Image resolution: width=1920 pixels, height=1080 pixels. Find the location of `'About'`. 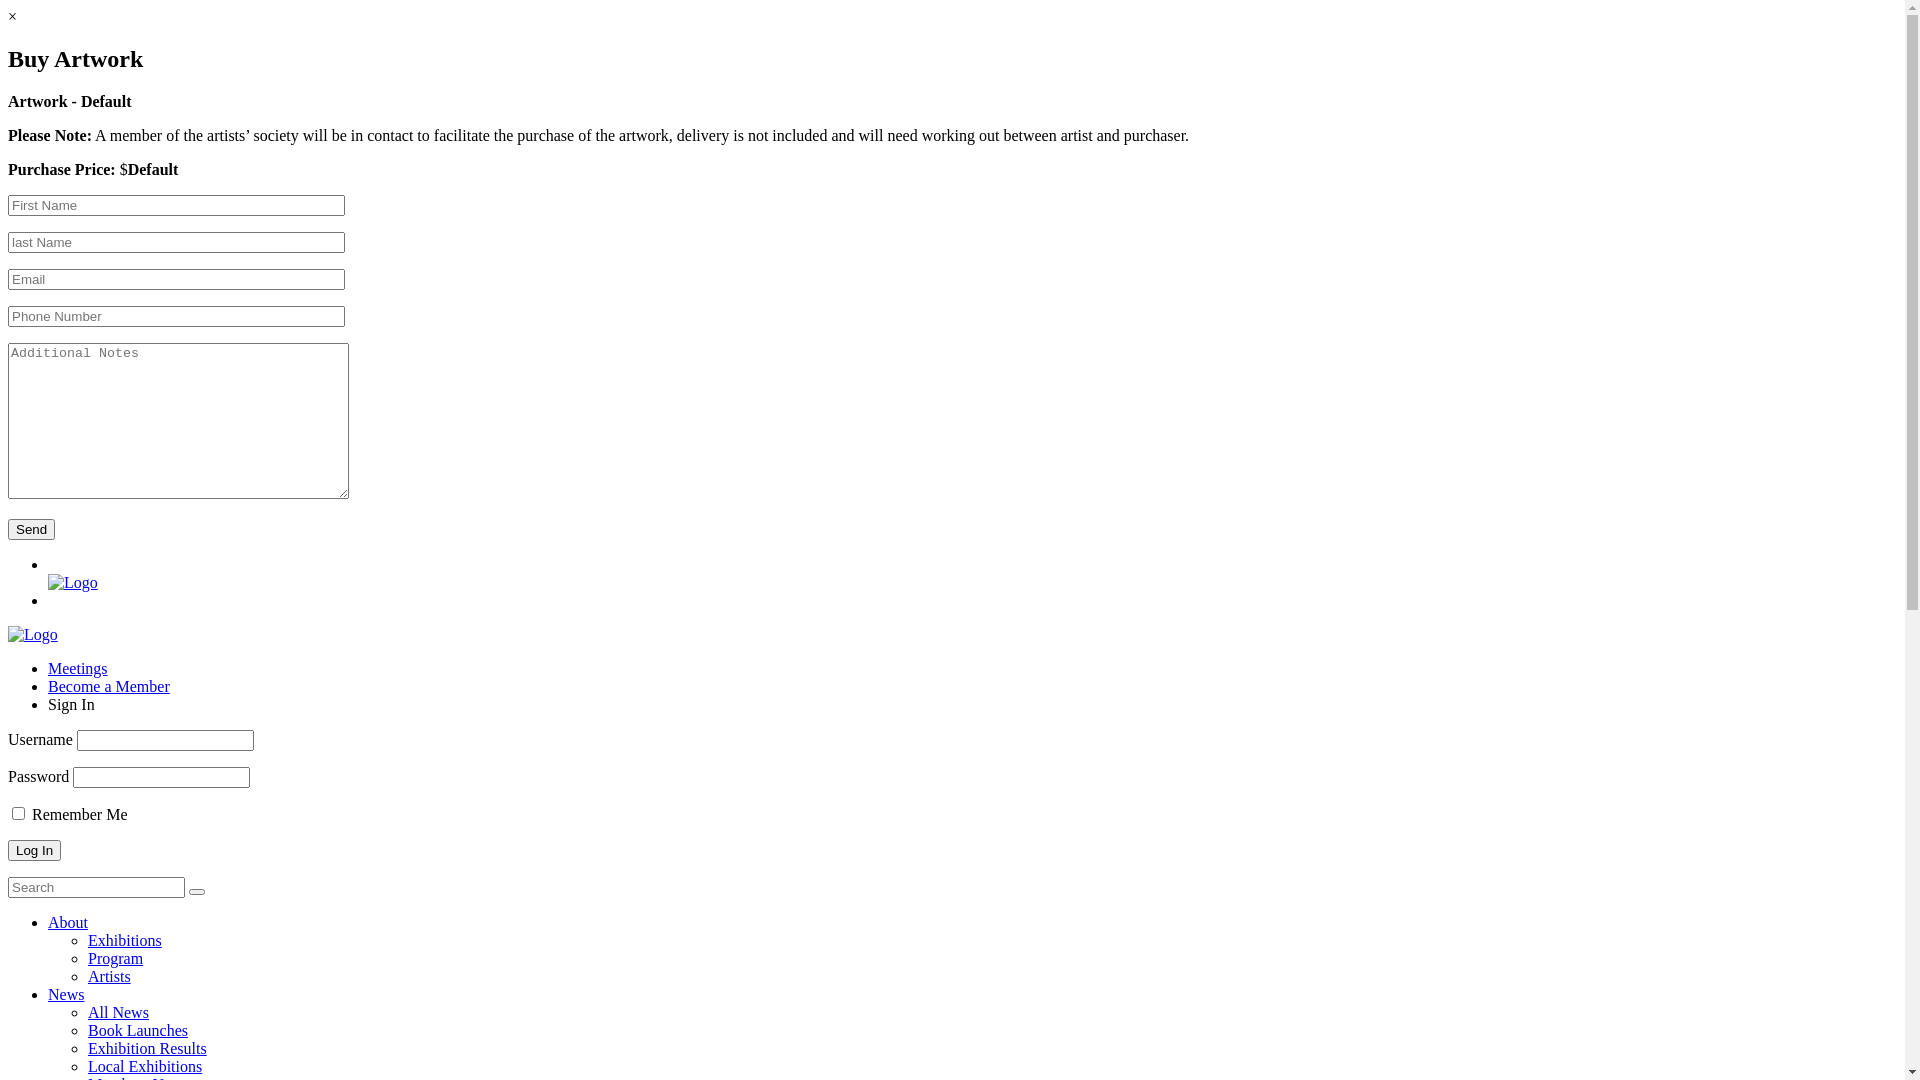

'About' is located at coordinates (67, 922).